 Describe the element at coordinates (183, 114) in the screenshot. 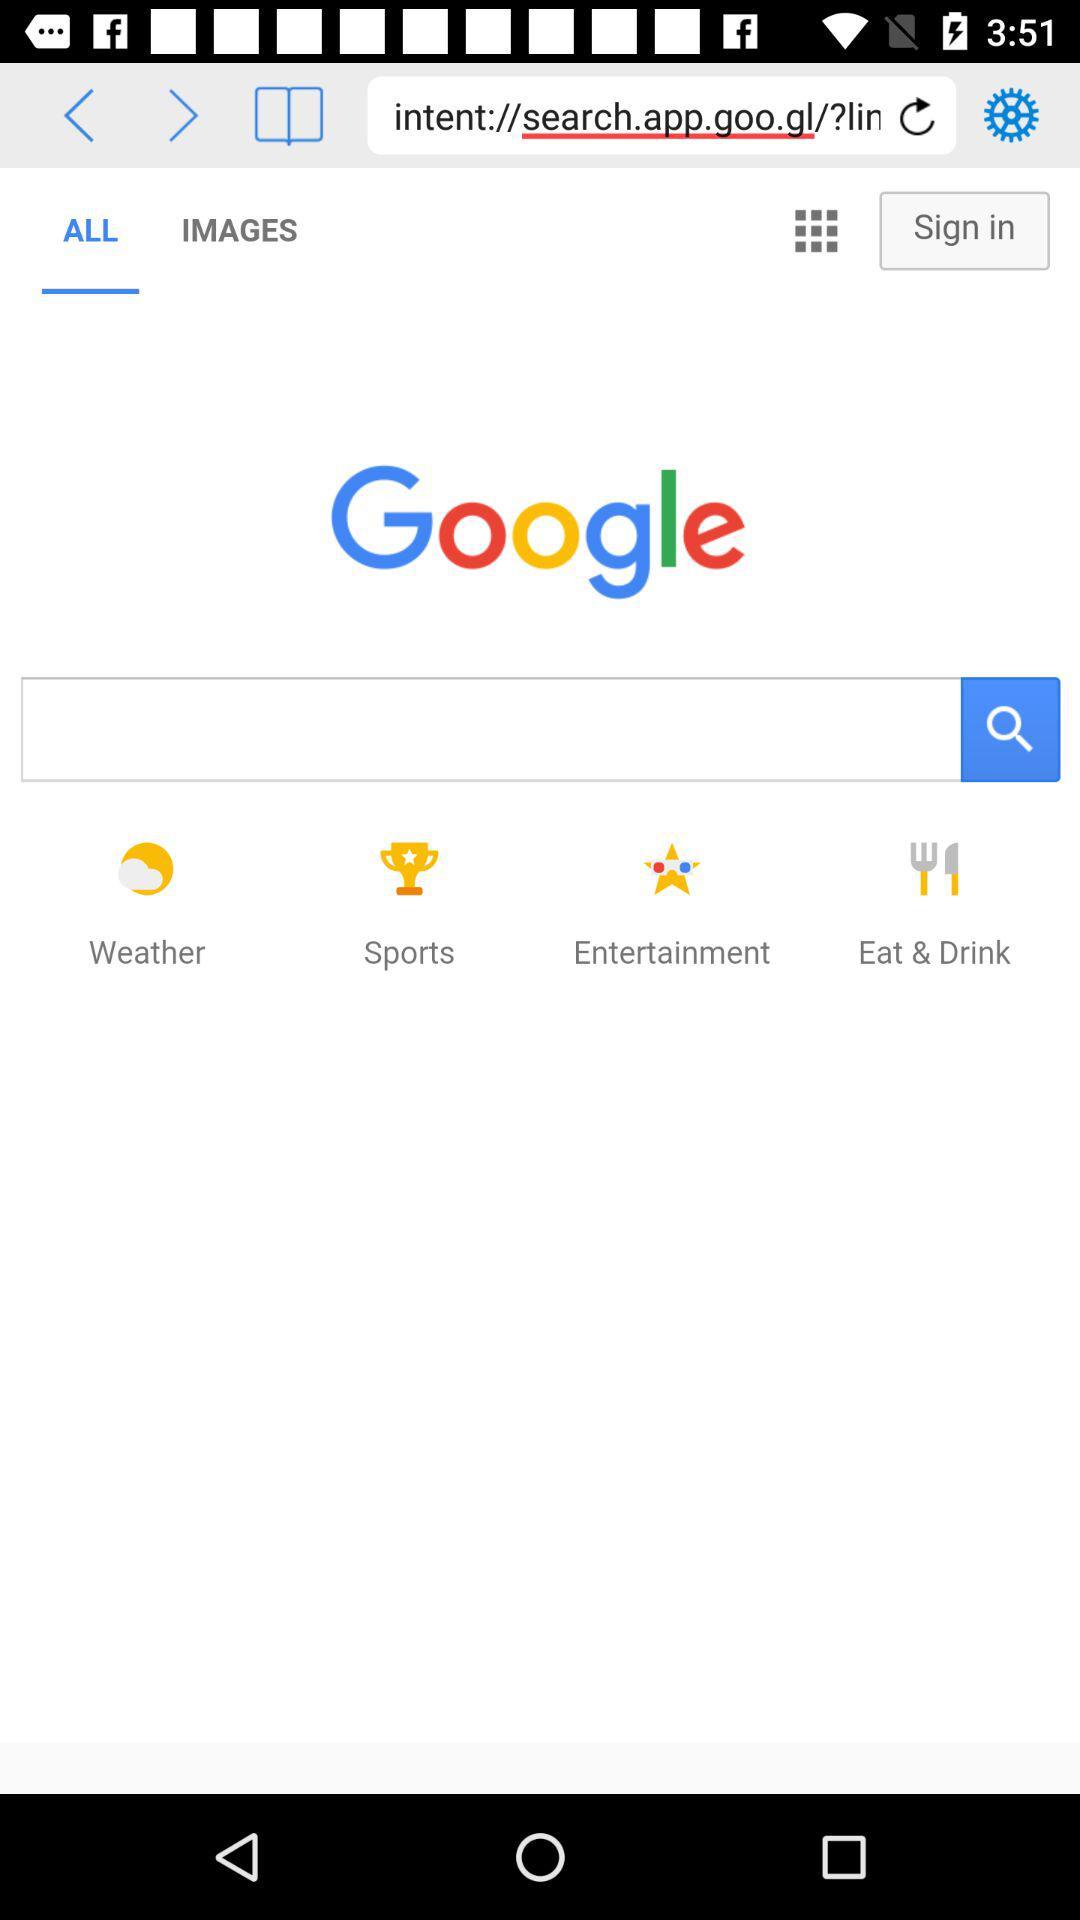

I see `go forward` at that location.